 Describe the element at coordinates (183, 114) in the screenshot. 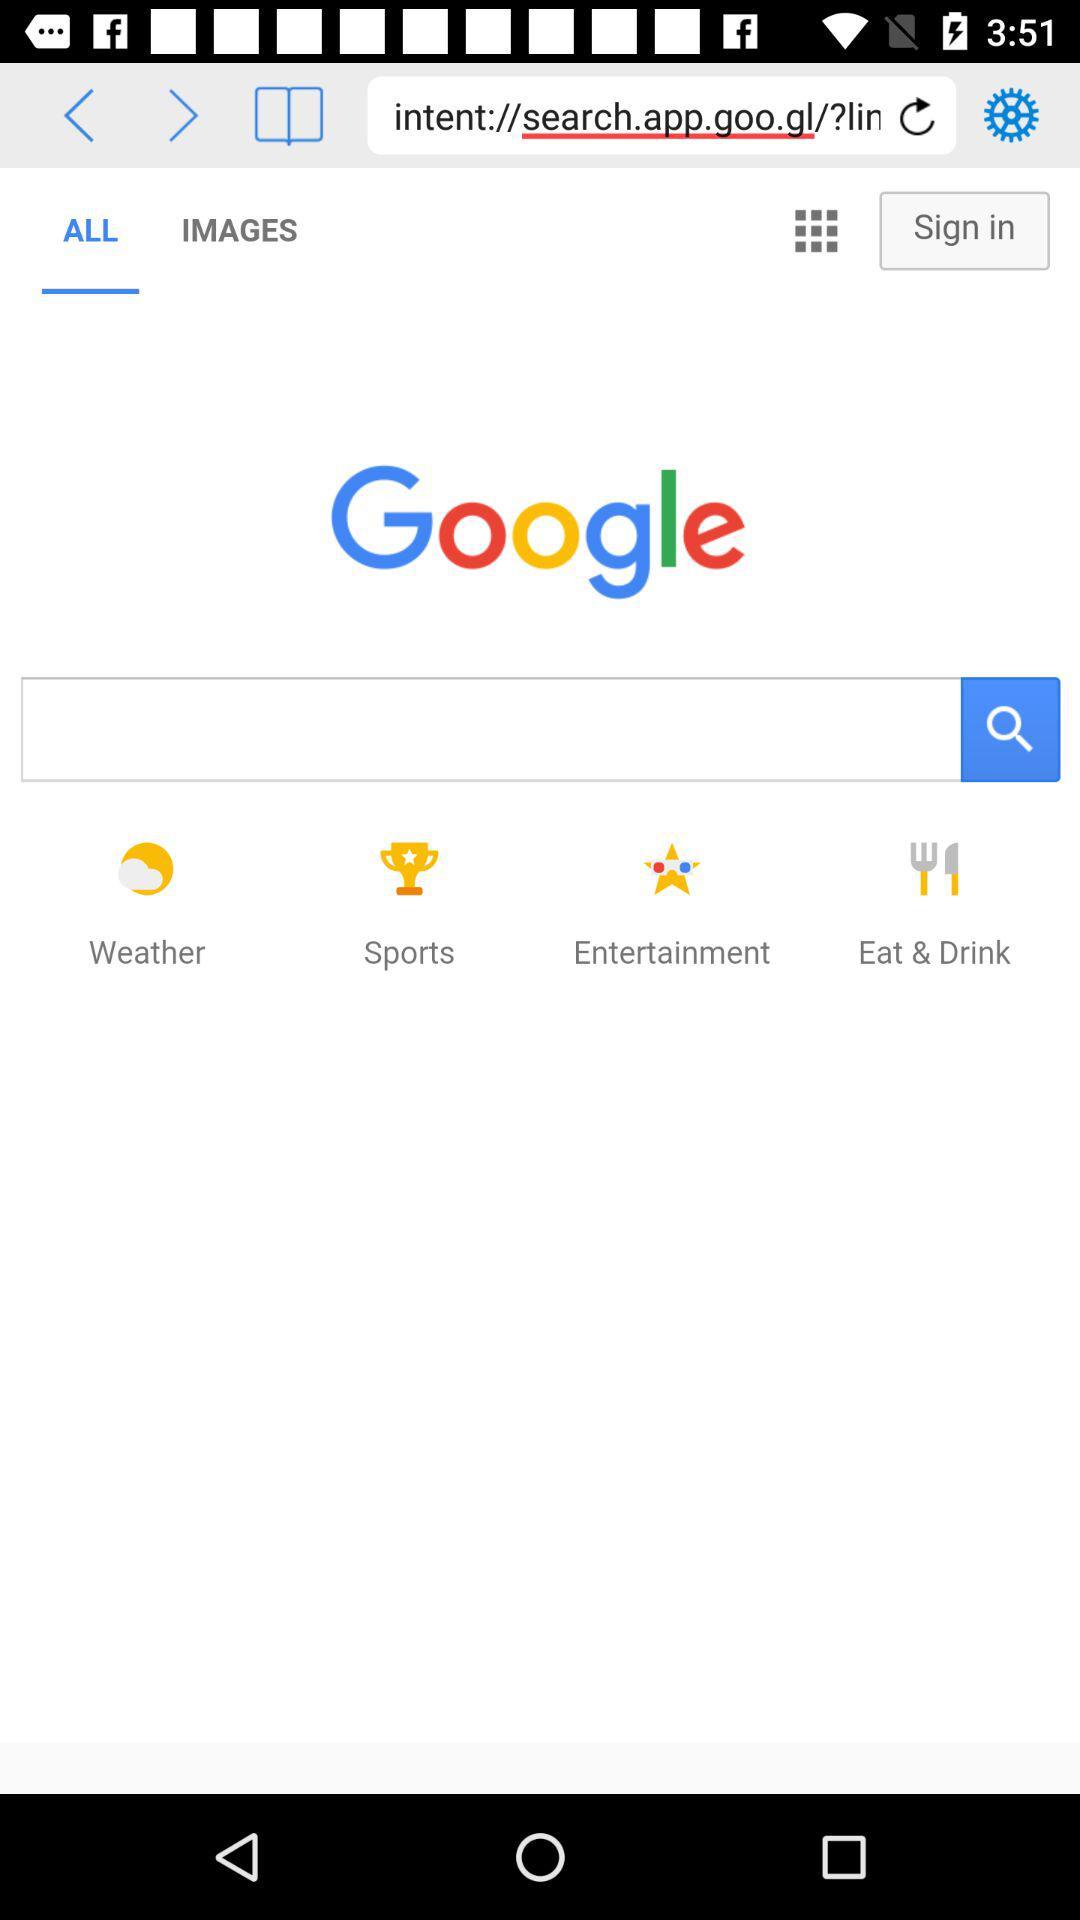

I see `go forward` at that location.